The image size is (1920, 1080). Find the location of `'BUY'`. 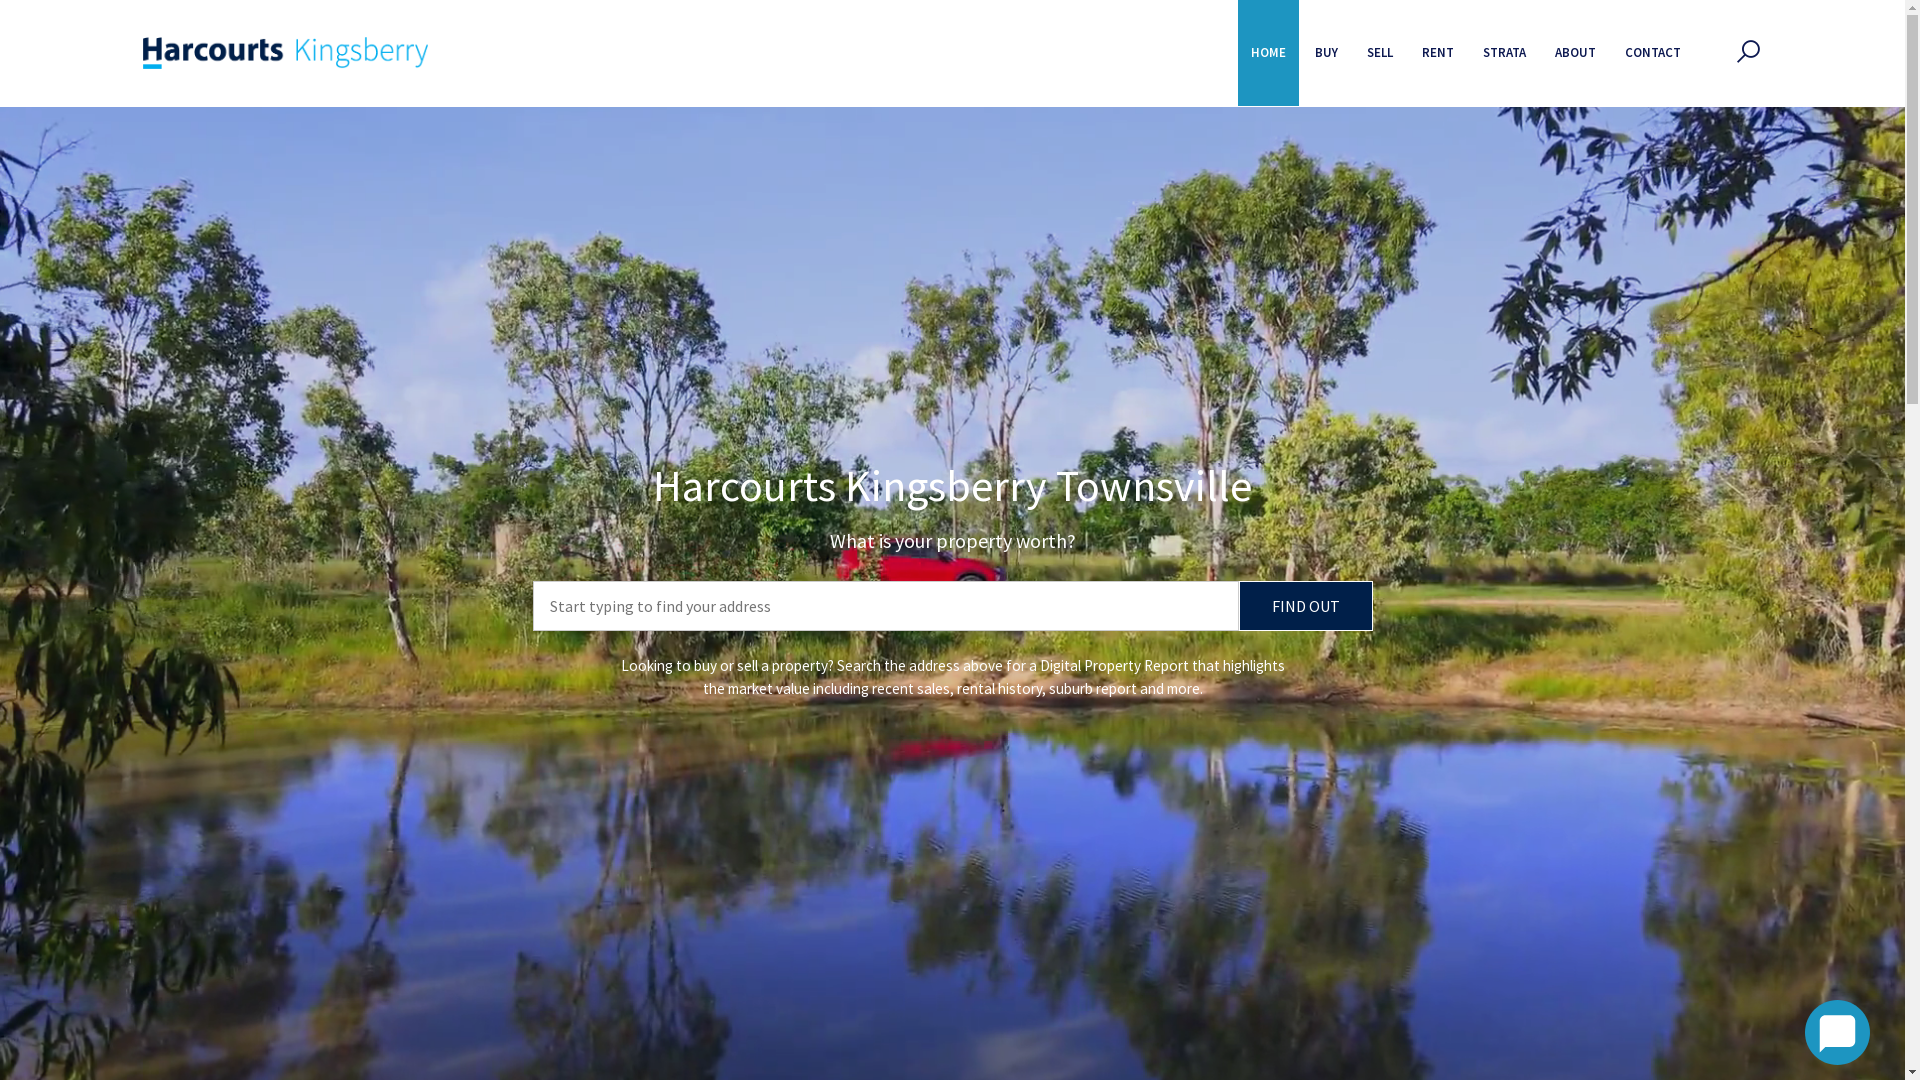

'BUY' is located at coordinates (1326, 52).